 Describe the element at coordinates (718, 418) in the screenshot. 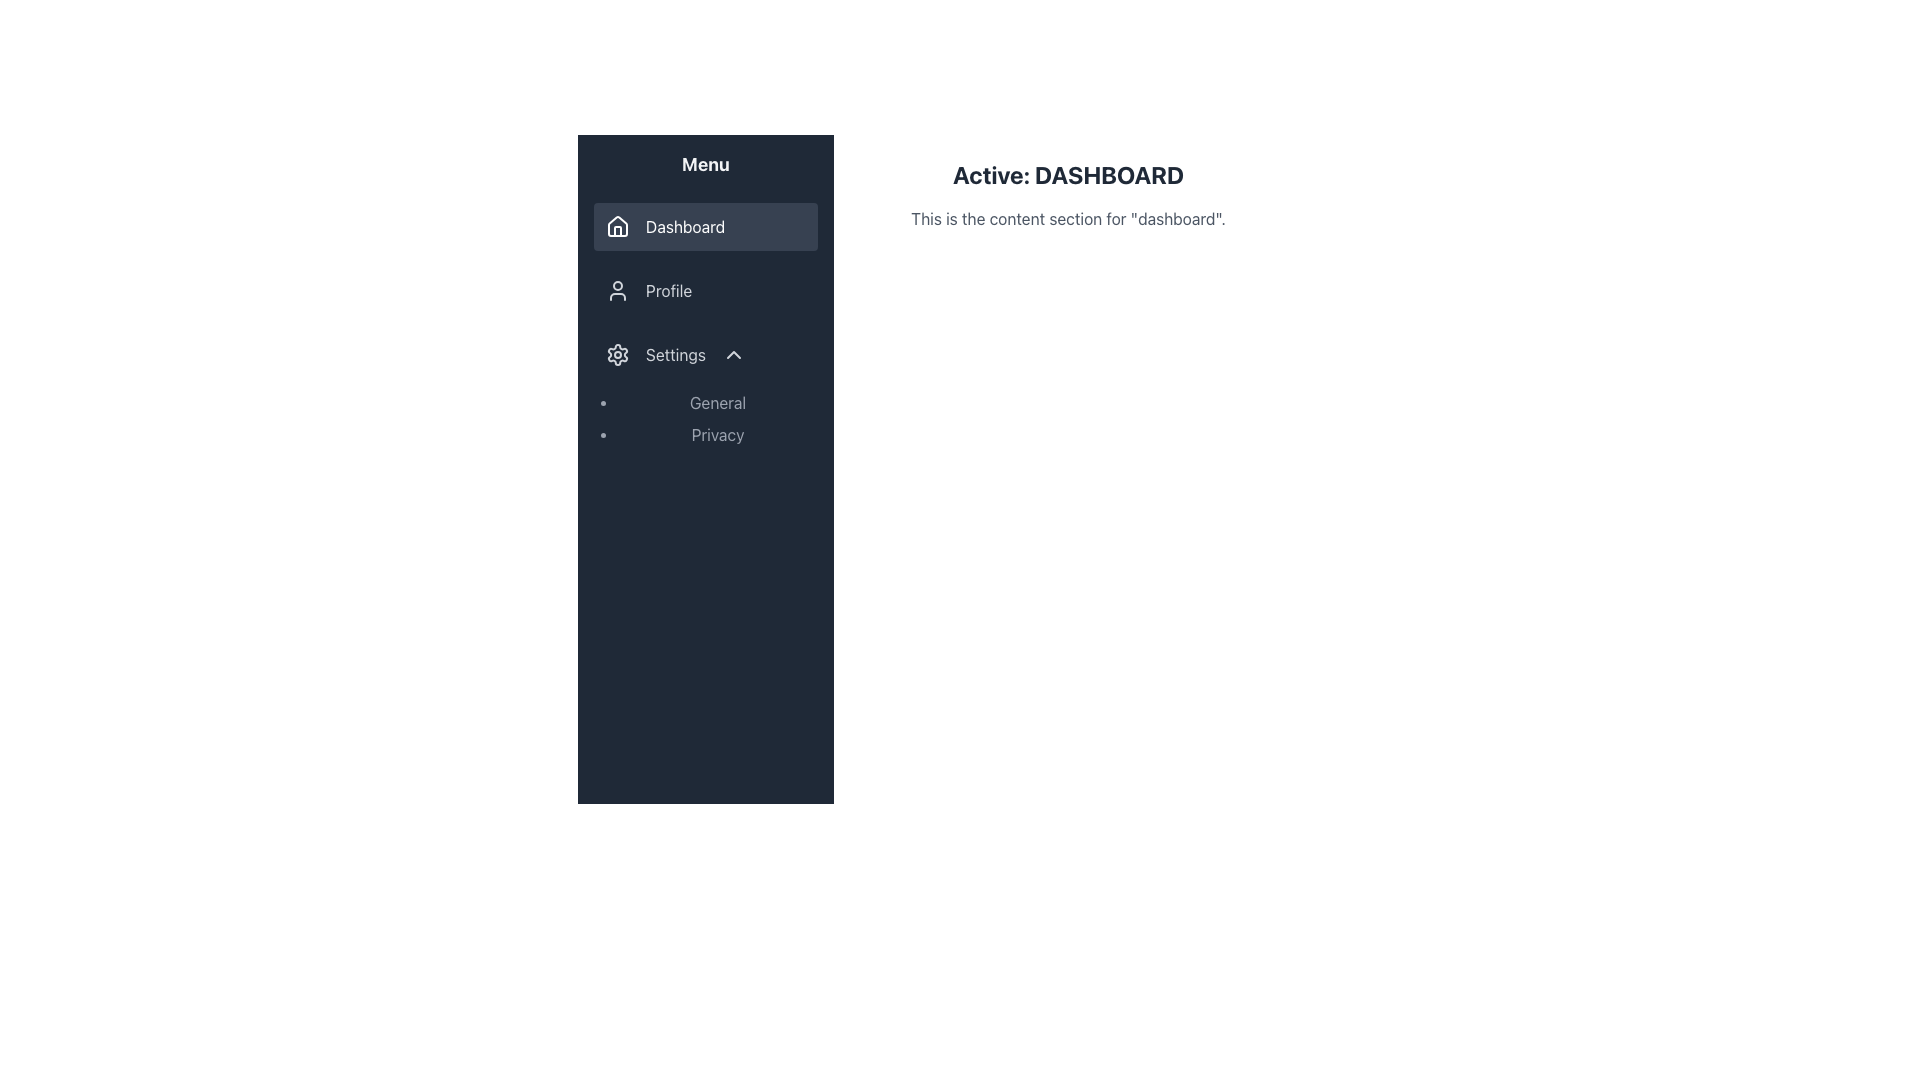

I see `the 'General' option in the Sidebar menu subsection under the 'Settings' section` at that location.